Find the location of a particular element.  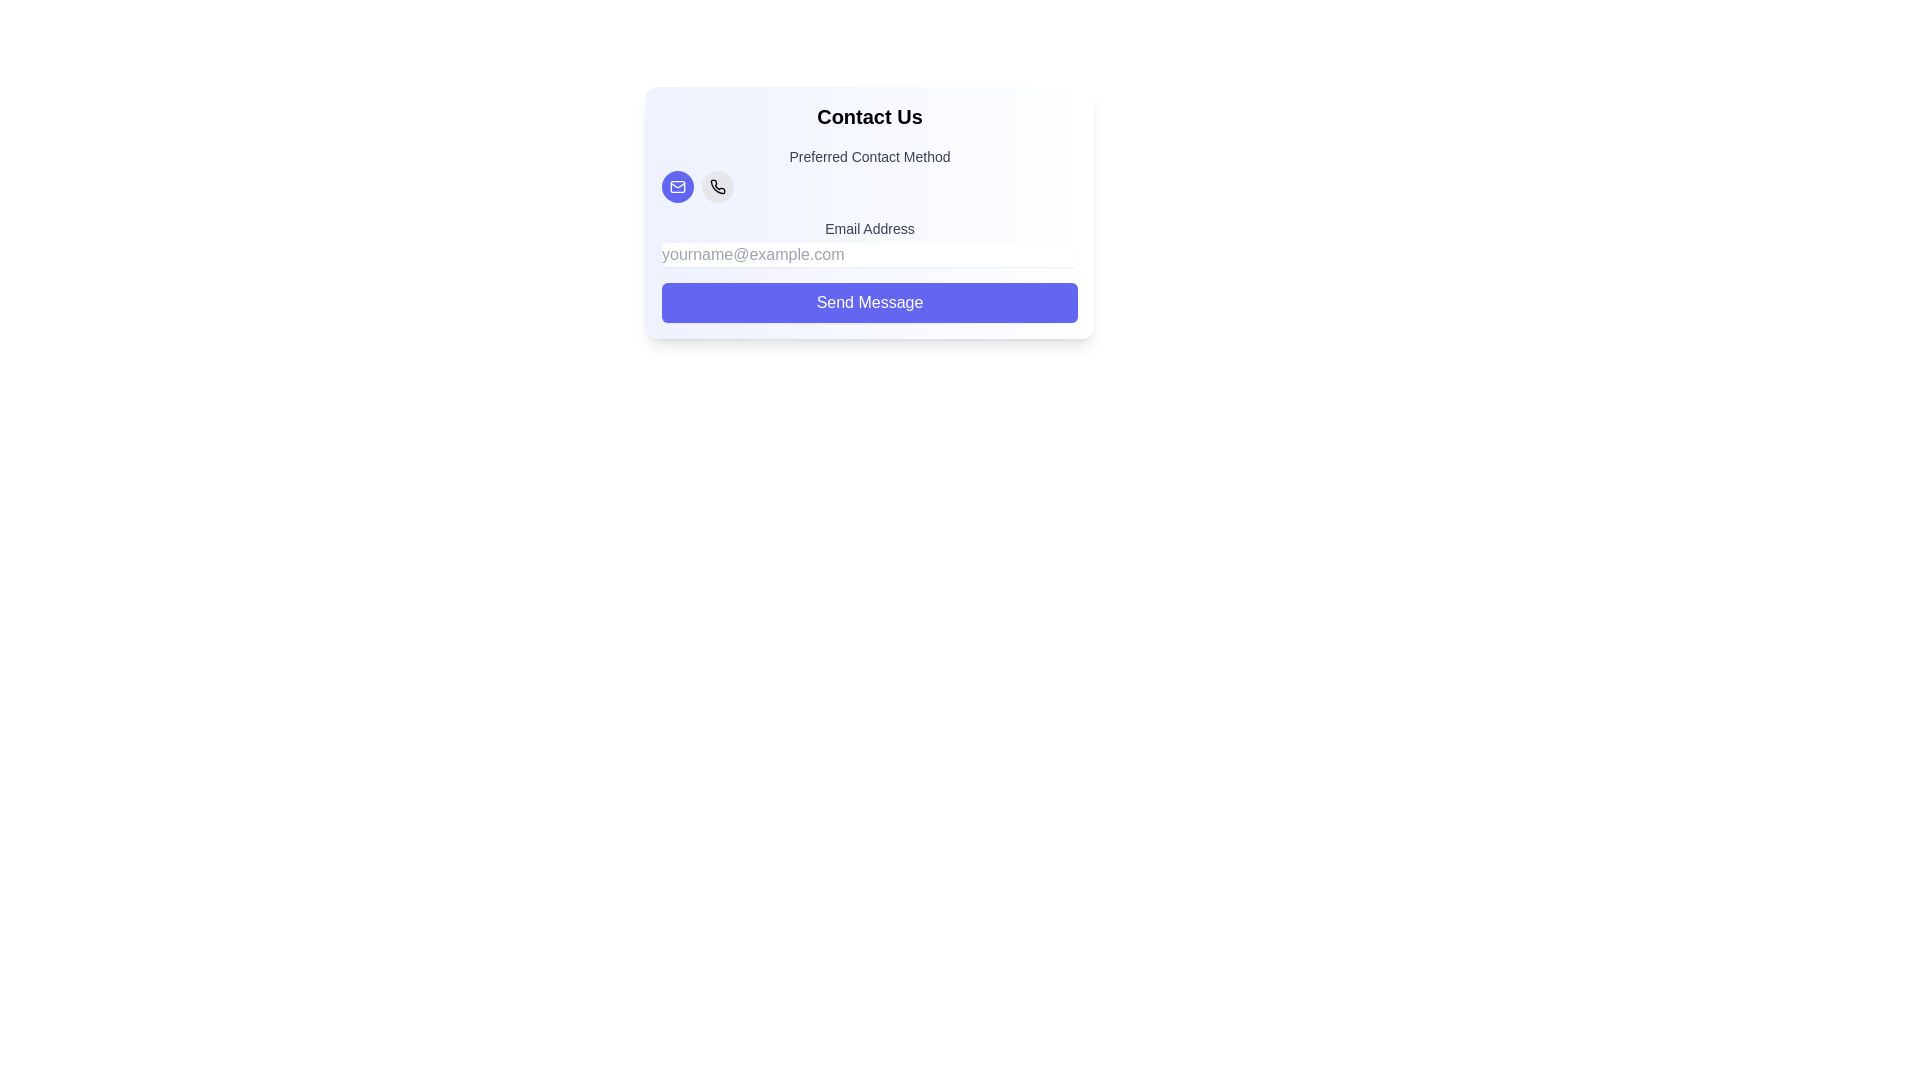

the blue rectangular shape with rounded corners inside the envelope icon in the 'Preferred Contact Method' section is located at coordinates (677, 186).